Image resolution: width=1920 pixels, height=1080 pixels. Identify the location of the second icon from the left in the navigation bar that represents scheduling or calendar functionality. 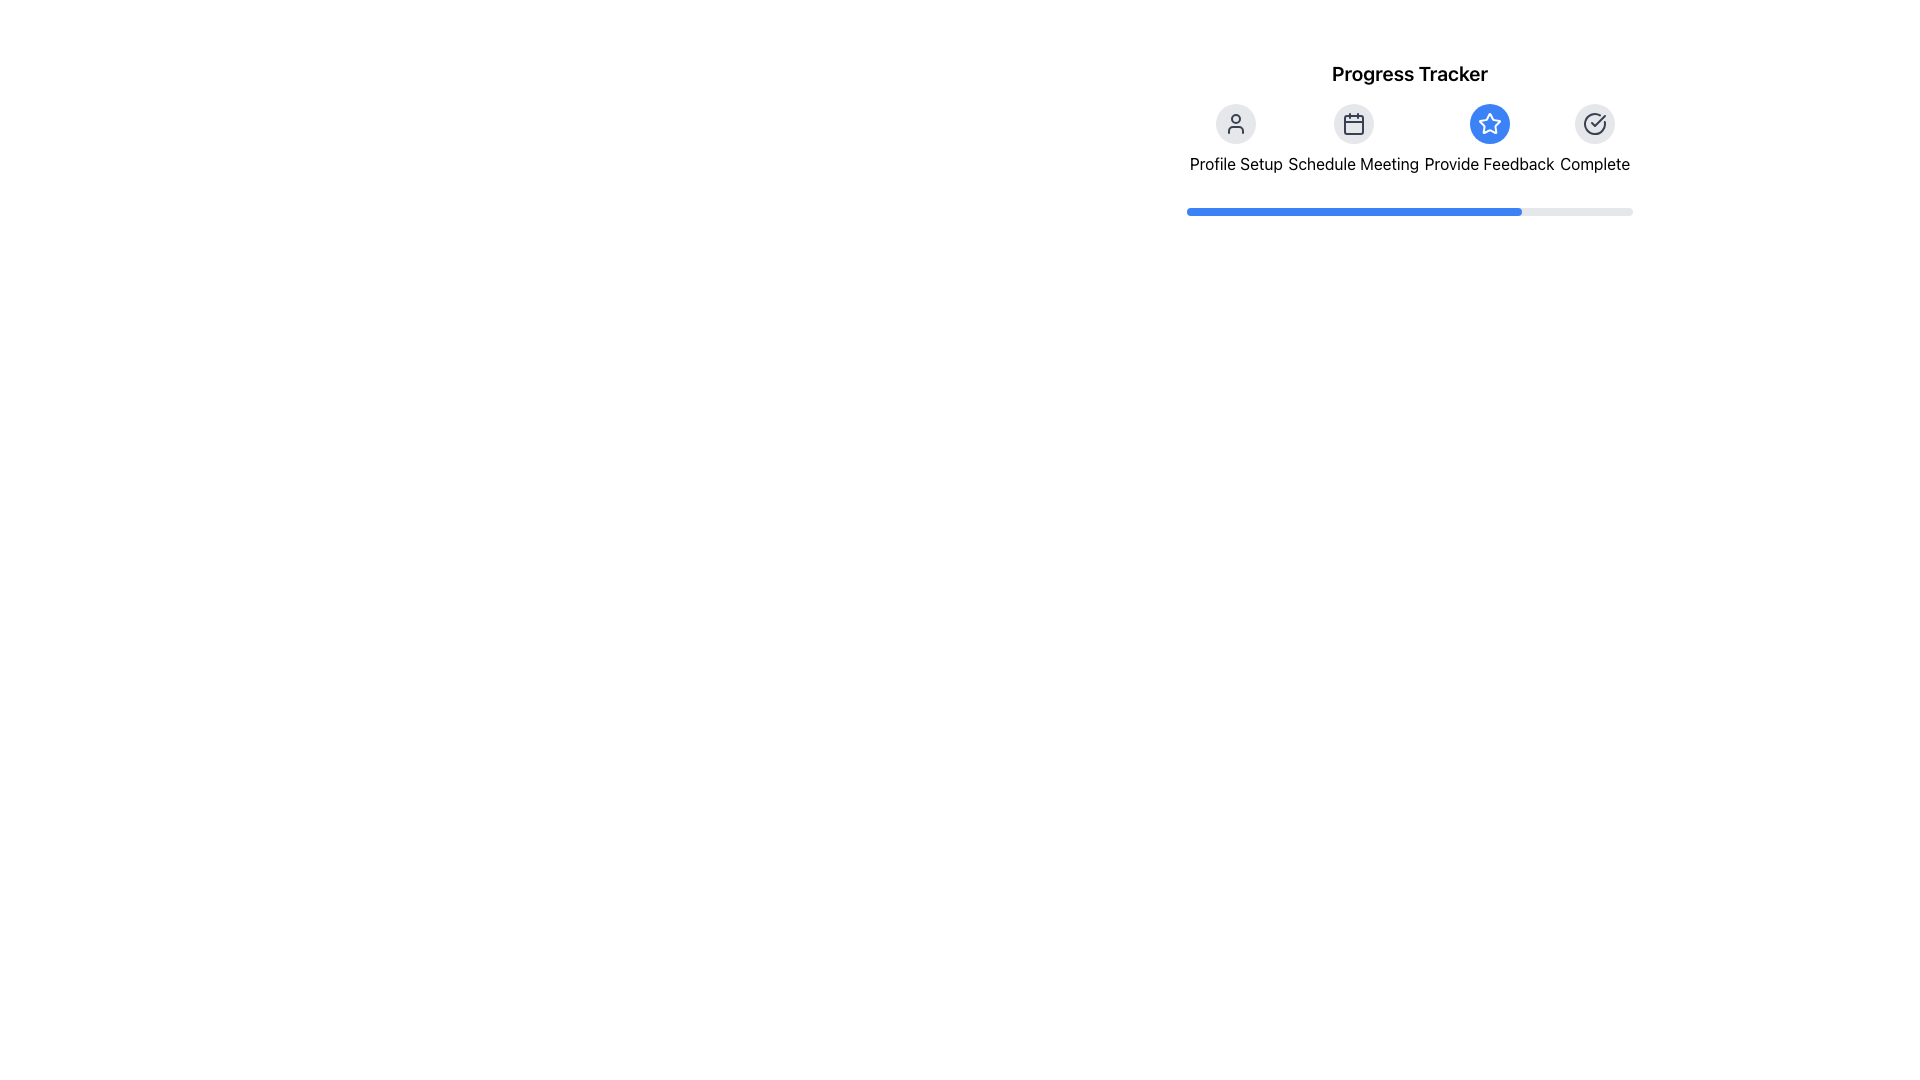
(1353, 124).